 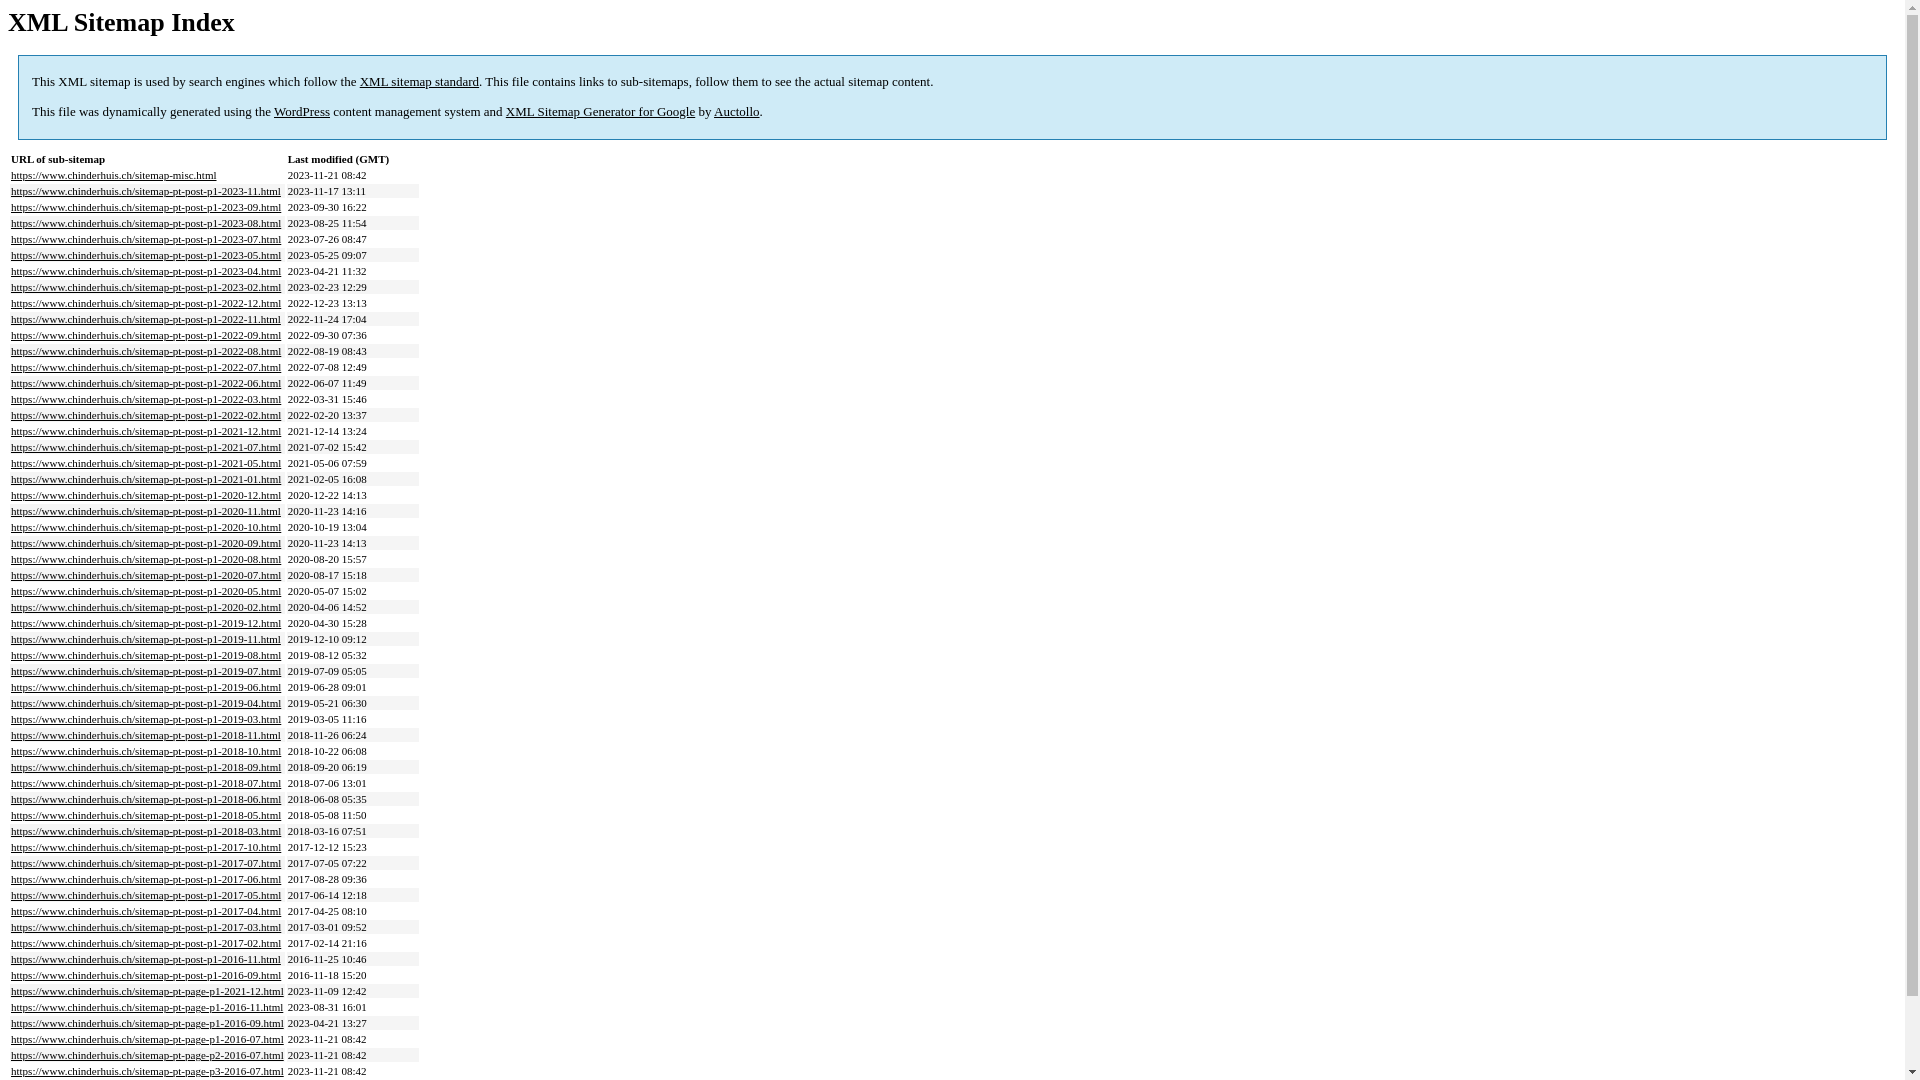 I want to click on 'https://www.chinderhuis.ch/sitemap-pt-post-p1-2022-06.html', so click(x=144, y=382).